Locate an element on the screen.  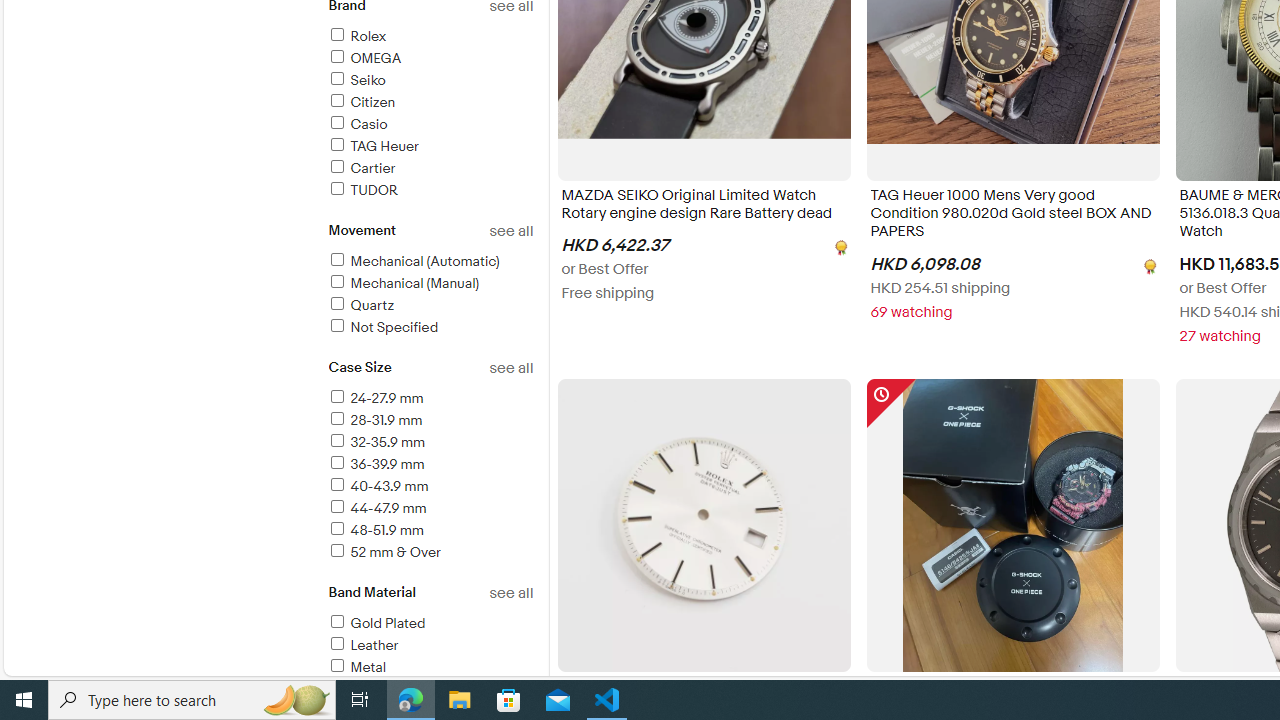
'Gold Plated' is located at coordinates (429, 623).